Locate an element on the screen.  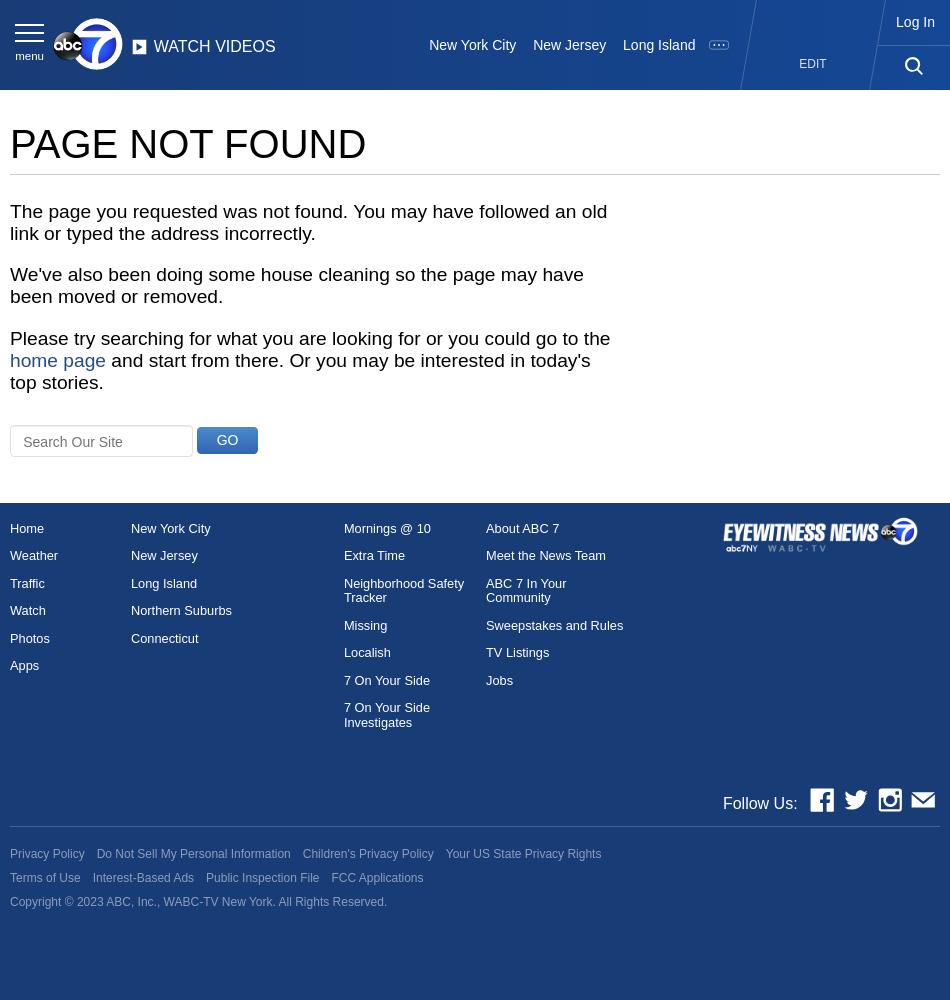
'New York City' is located at coordinates (471, 45).